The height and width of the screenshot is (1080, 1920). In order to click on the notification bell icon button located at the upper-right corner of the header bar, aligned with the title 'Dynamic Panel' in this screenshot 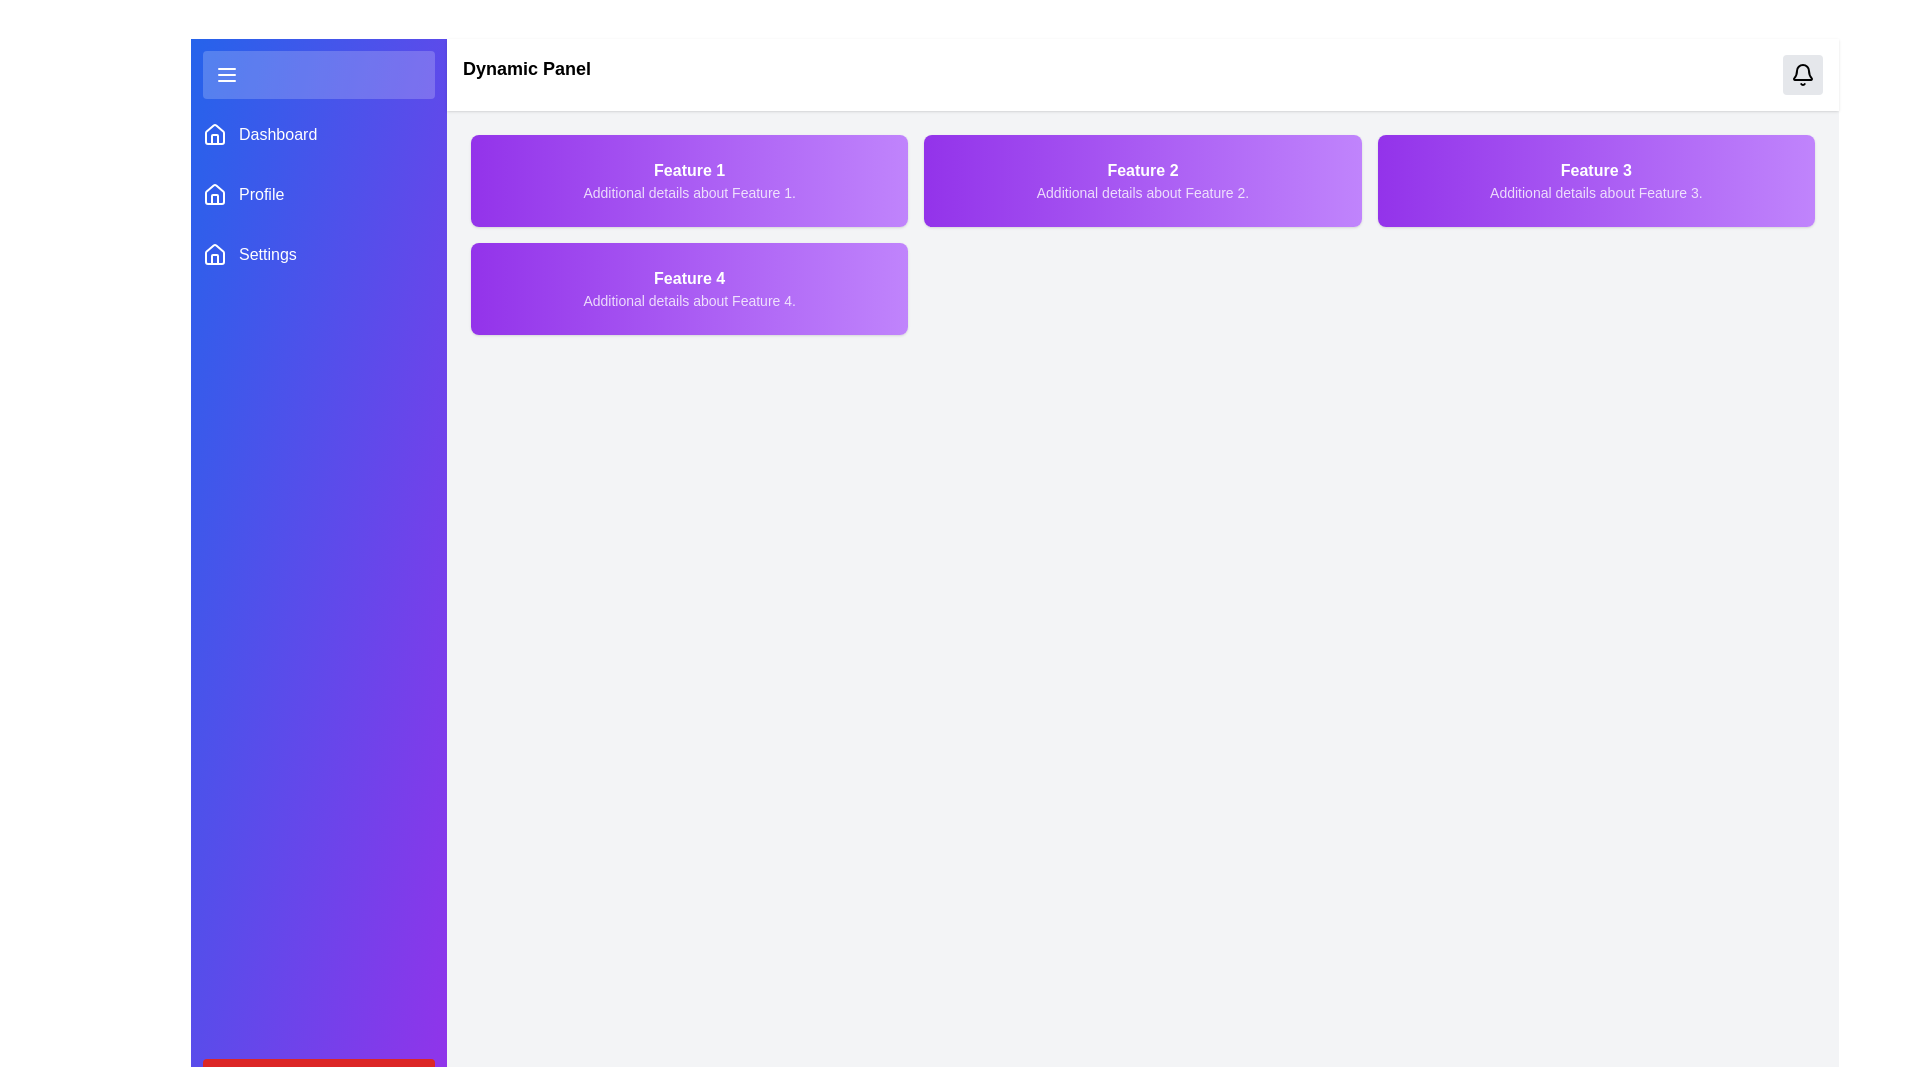, I will do `click(1803, 73)`.